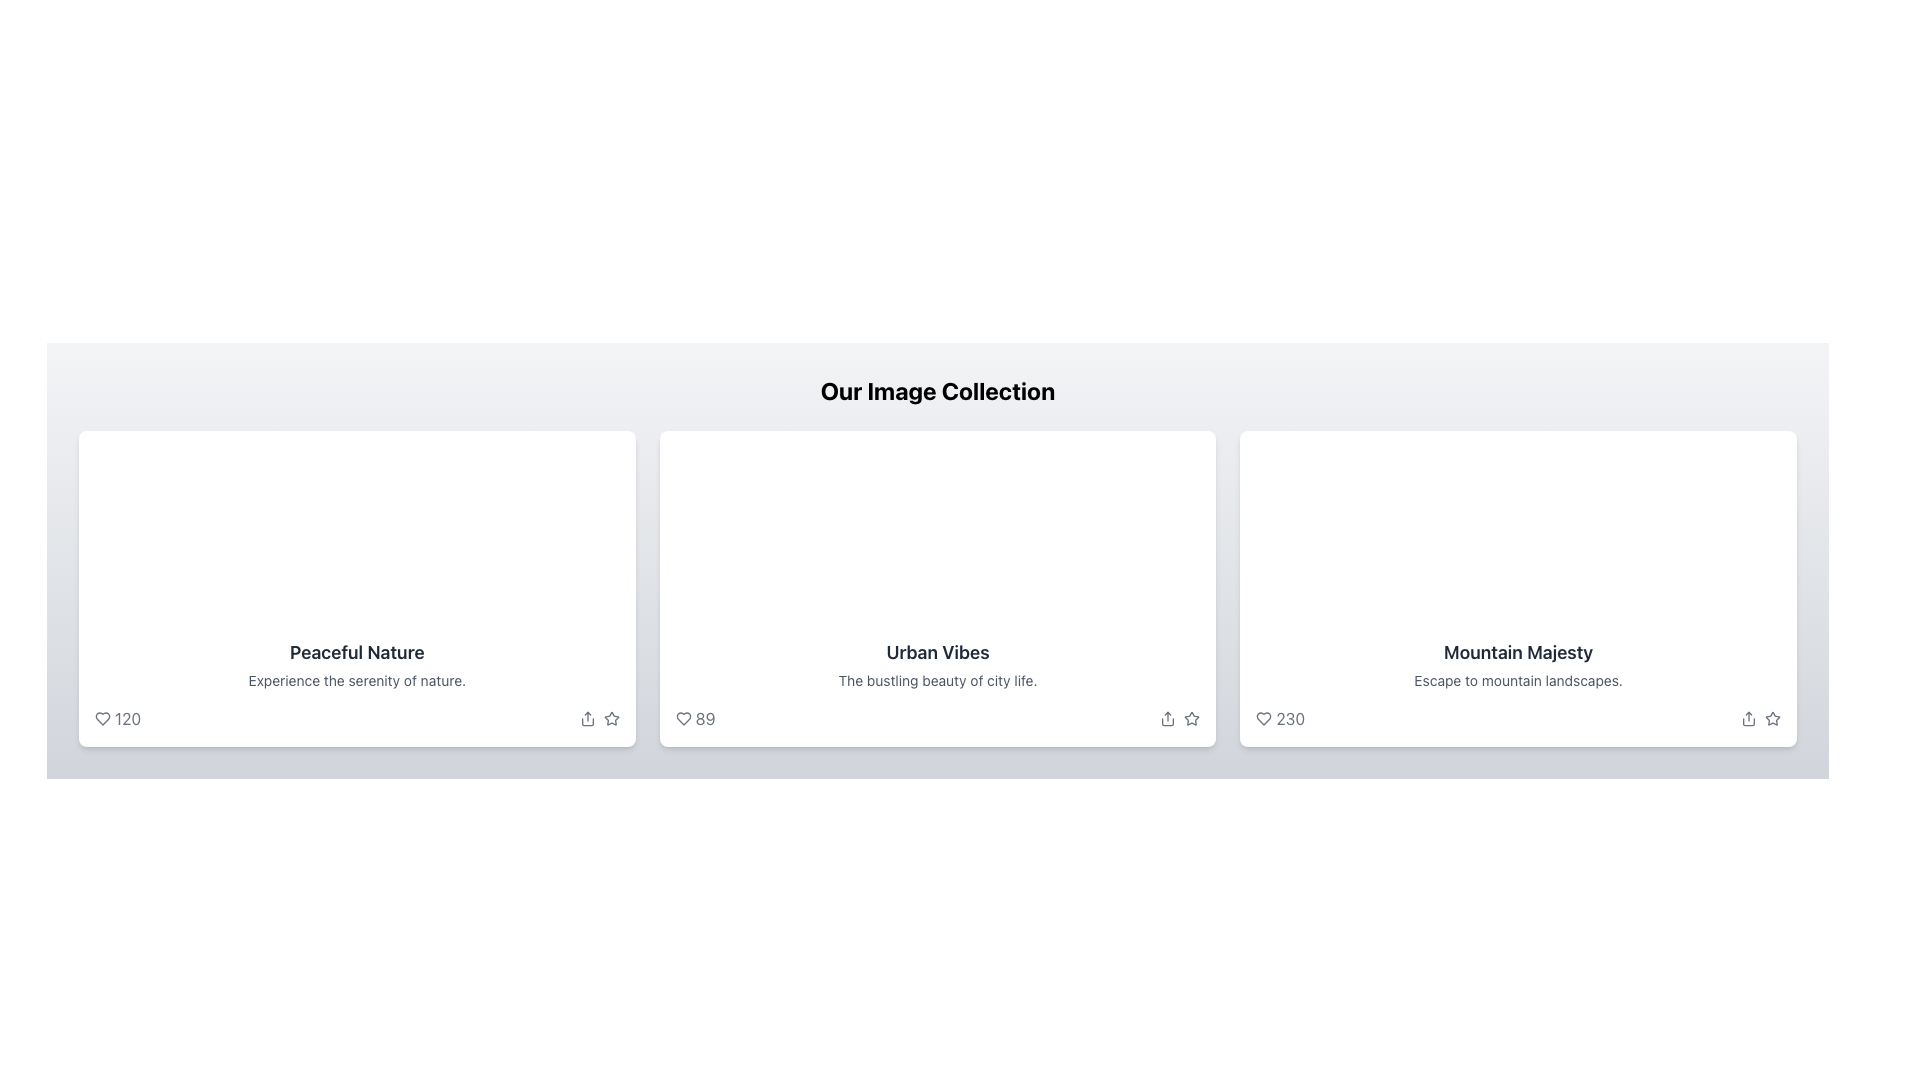 This screenshot has width=1920, height=1080. I want to click on the left icon of the Button Group, which resembles a share or upload symbol, located in the bottom-right corner of the card labeled 'Mountain Majesty', so click(1761, 717).